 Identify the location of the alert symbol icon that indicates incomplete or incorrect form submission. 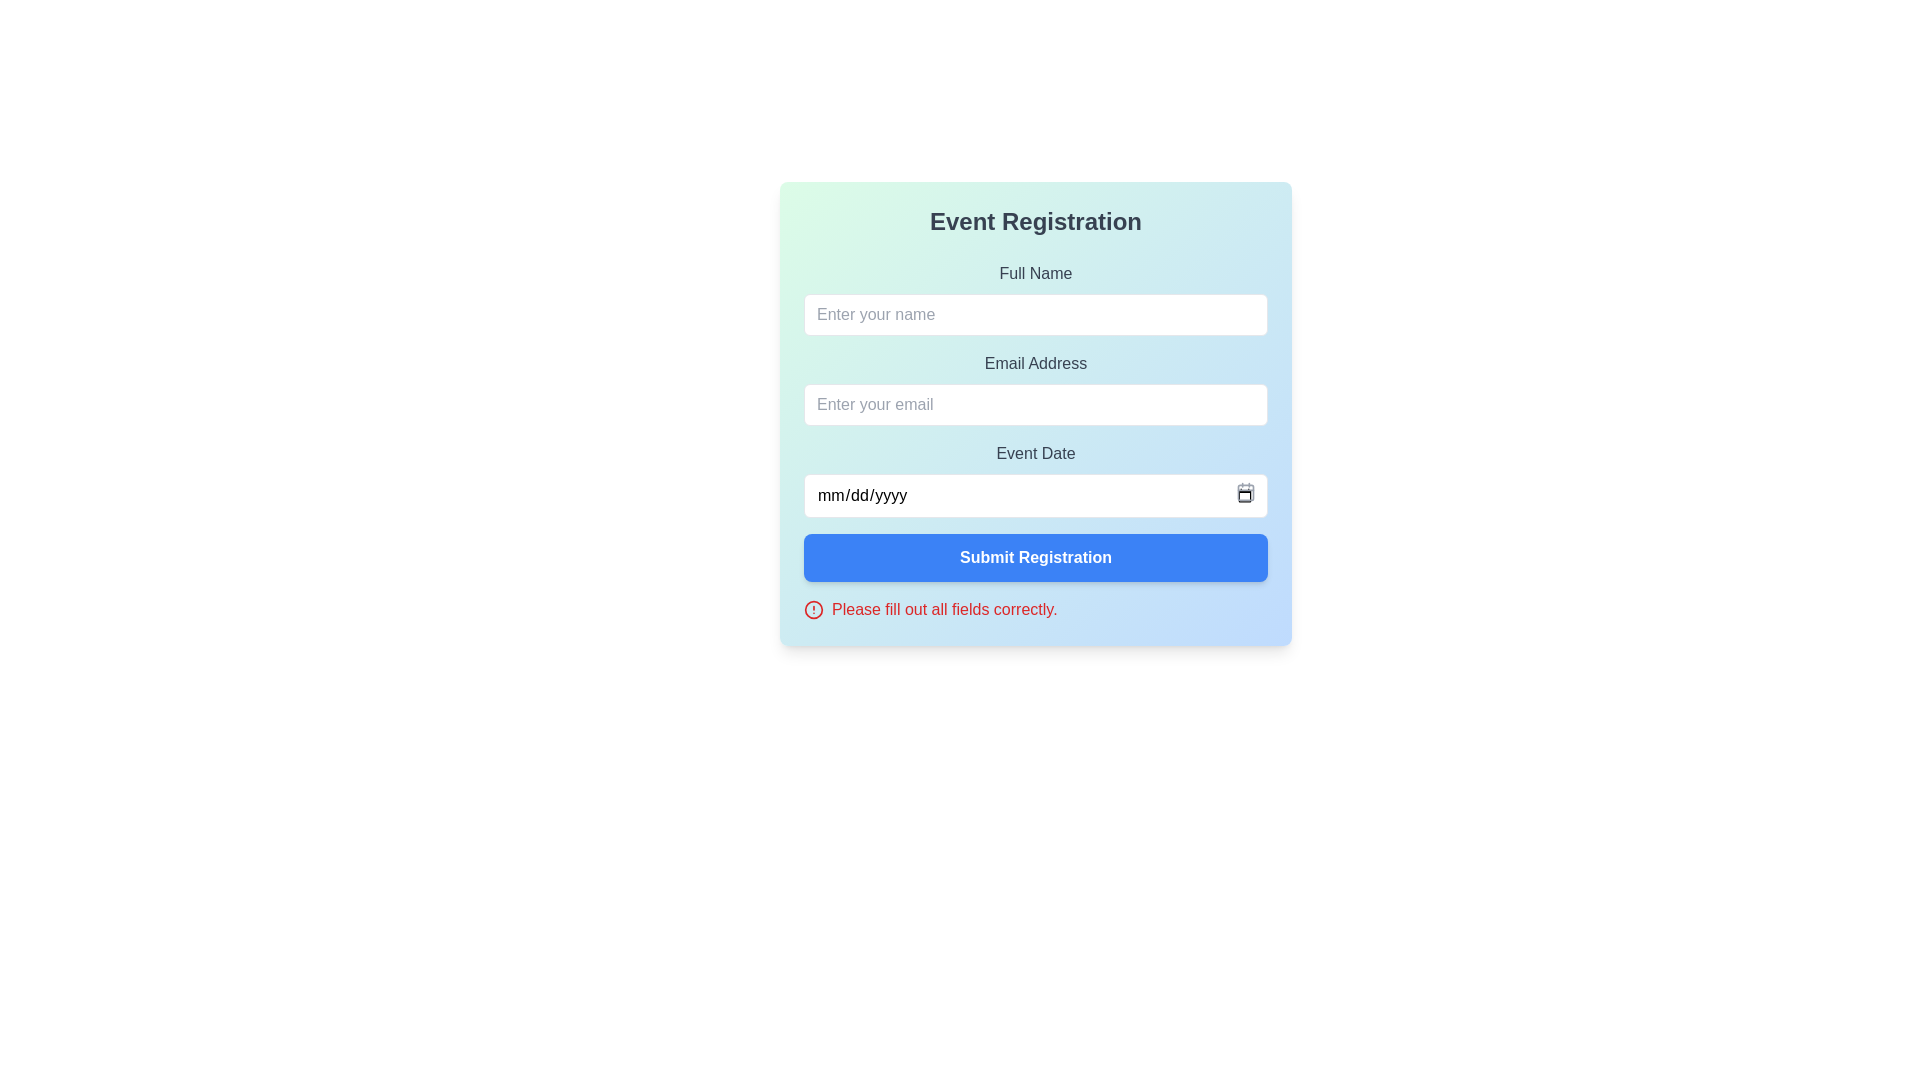
(814, 608).